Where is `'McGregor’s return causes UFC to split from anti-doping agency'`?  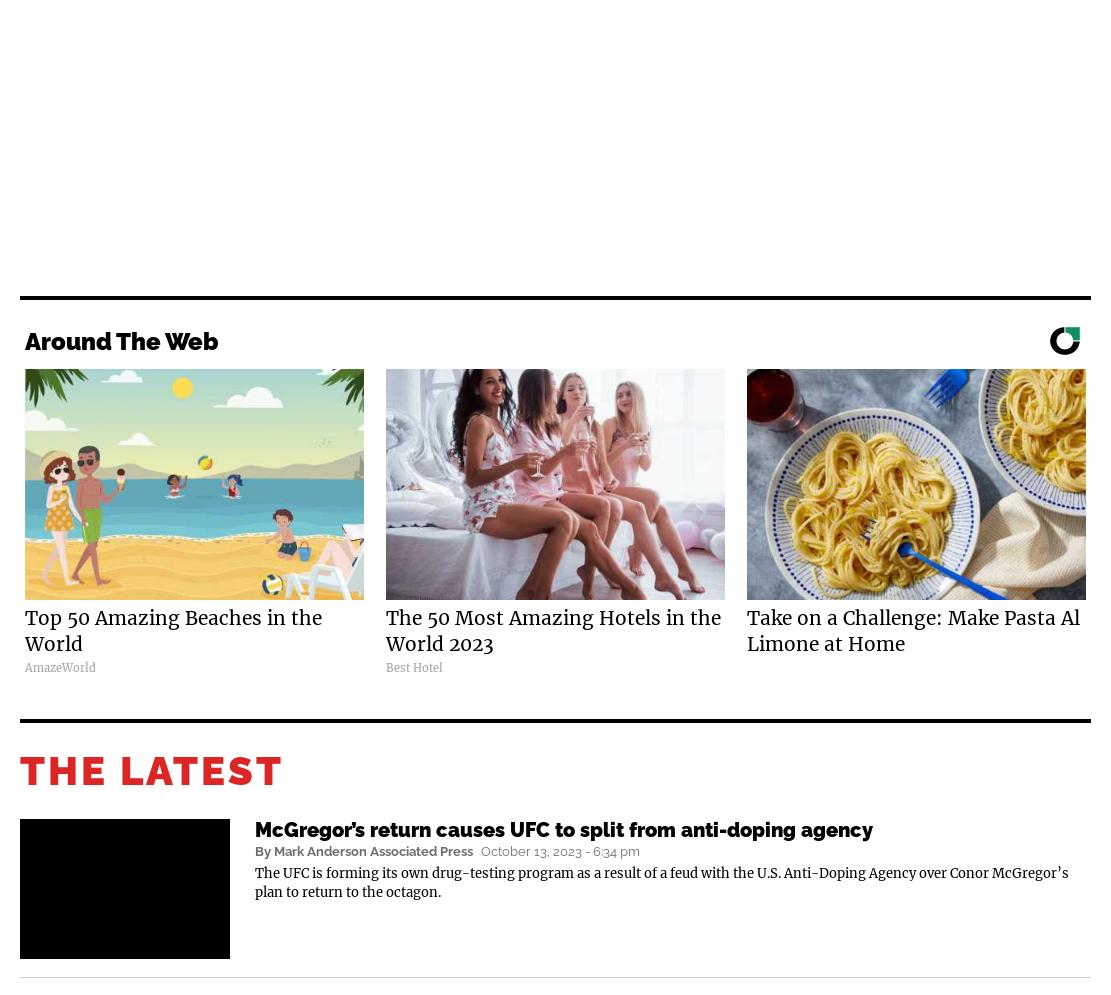 'McGregor’s return causes UFC to split from anti-doping agency' is located at coordinates (254, 829).